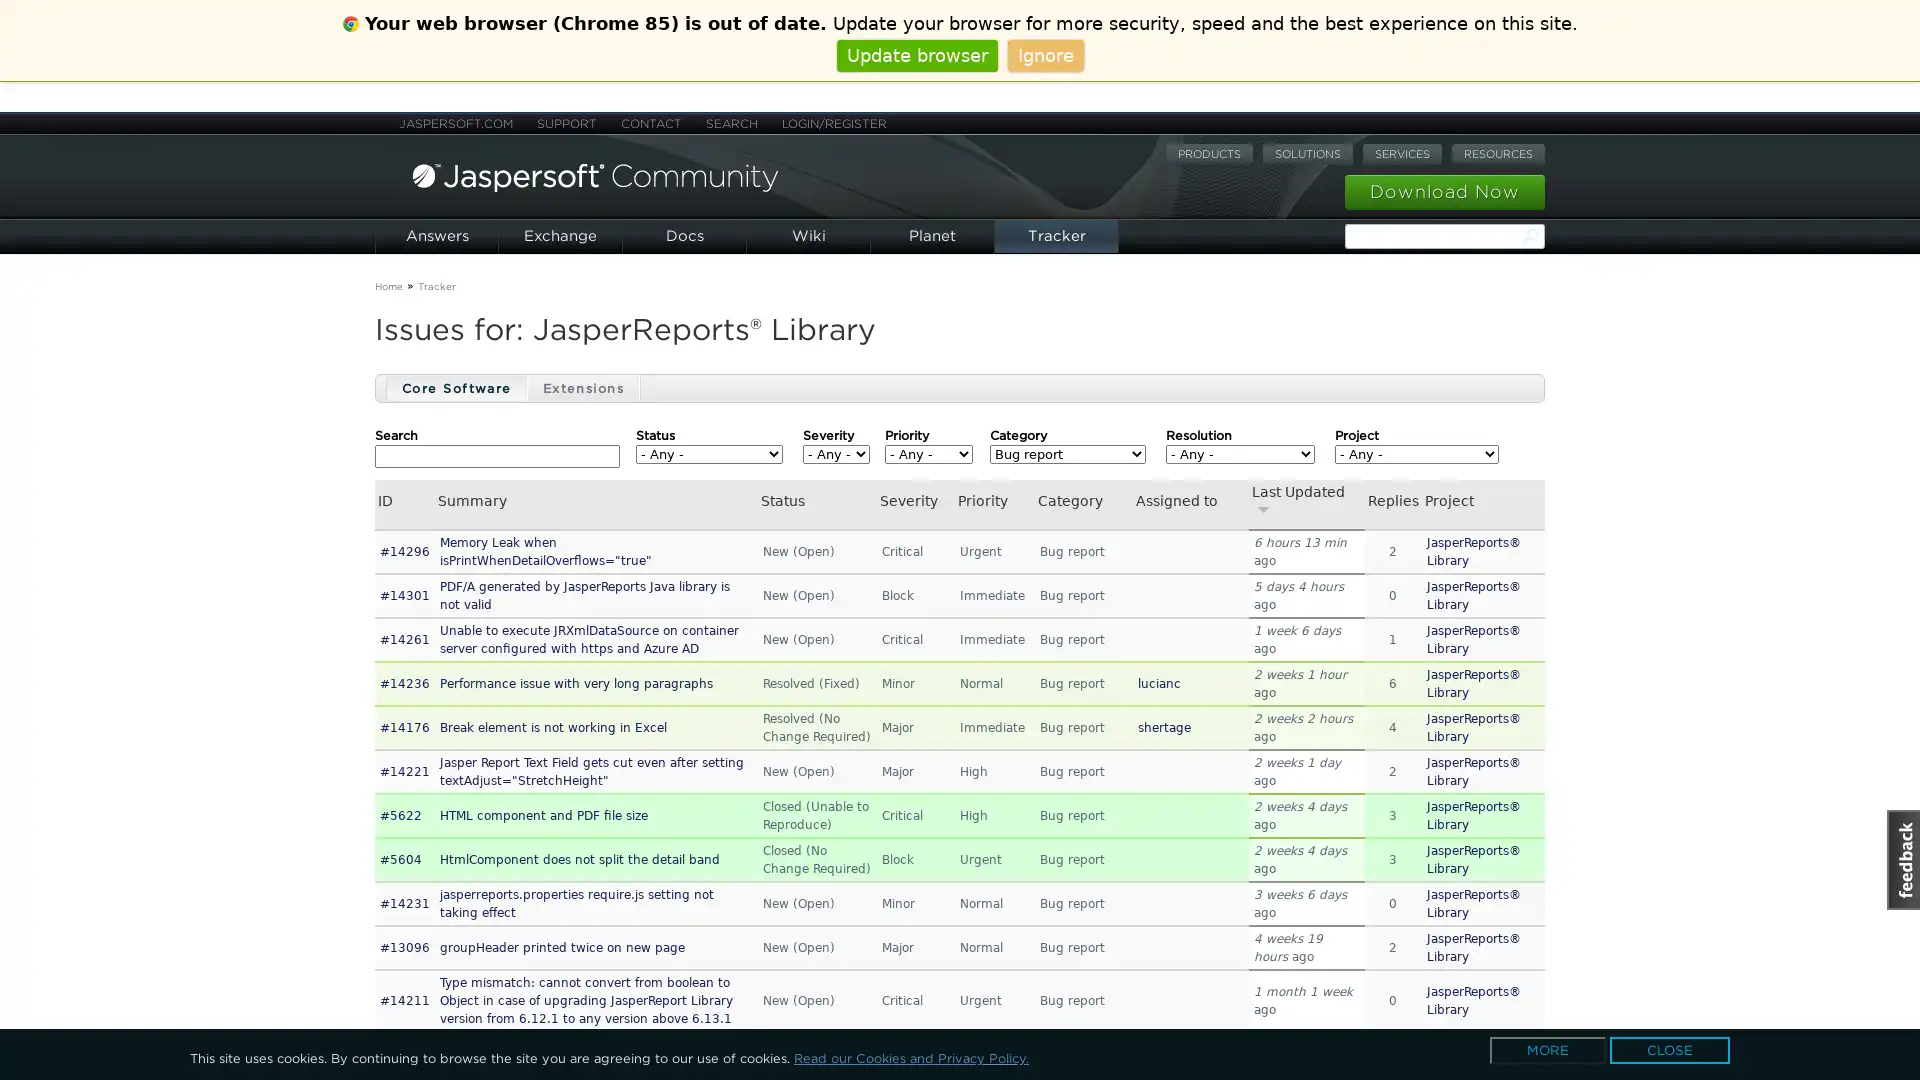  Describe the element at coordinates (1530, 235) in the screenshot. I see `Search` at that location.